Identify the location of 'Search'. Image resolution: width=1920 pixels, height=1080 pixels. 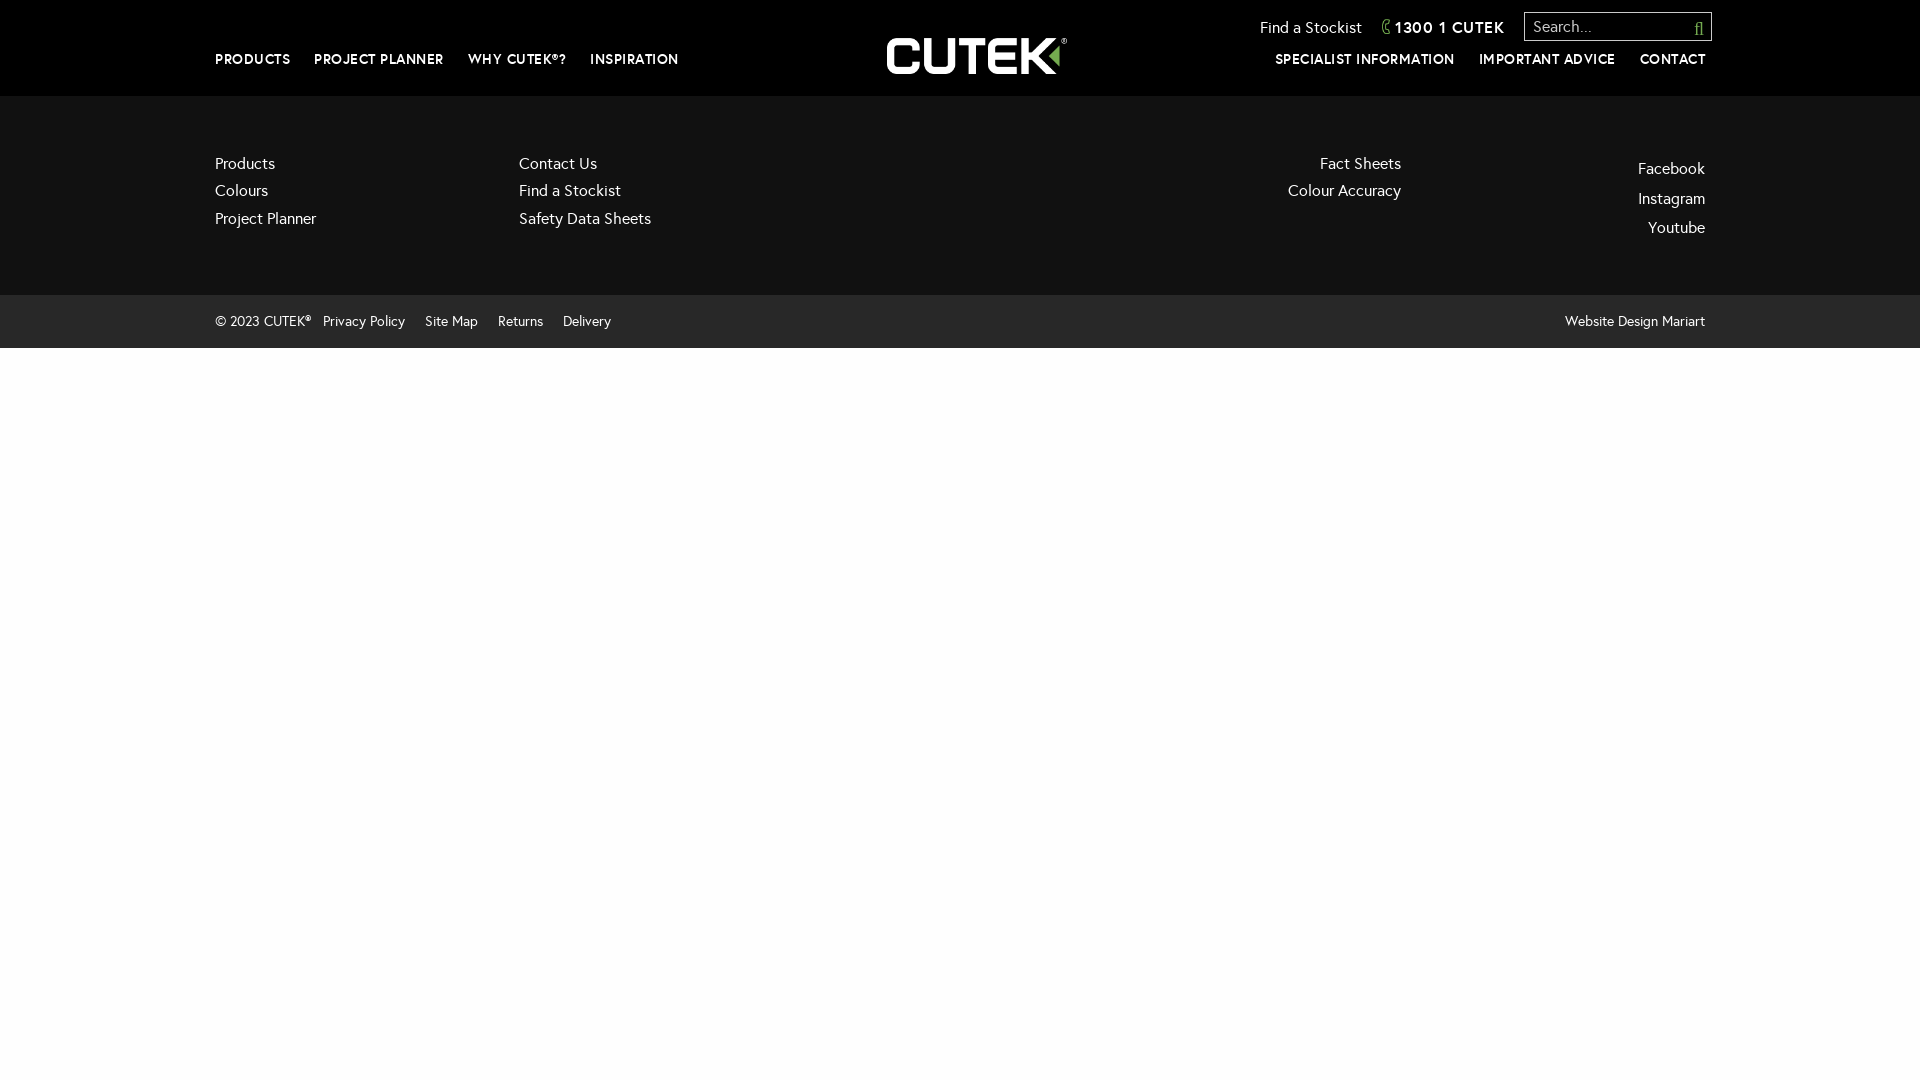
(1688, 27).